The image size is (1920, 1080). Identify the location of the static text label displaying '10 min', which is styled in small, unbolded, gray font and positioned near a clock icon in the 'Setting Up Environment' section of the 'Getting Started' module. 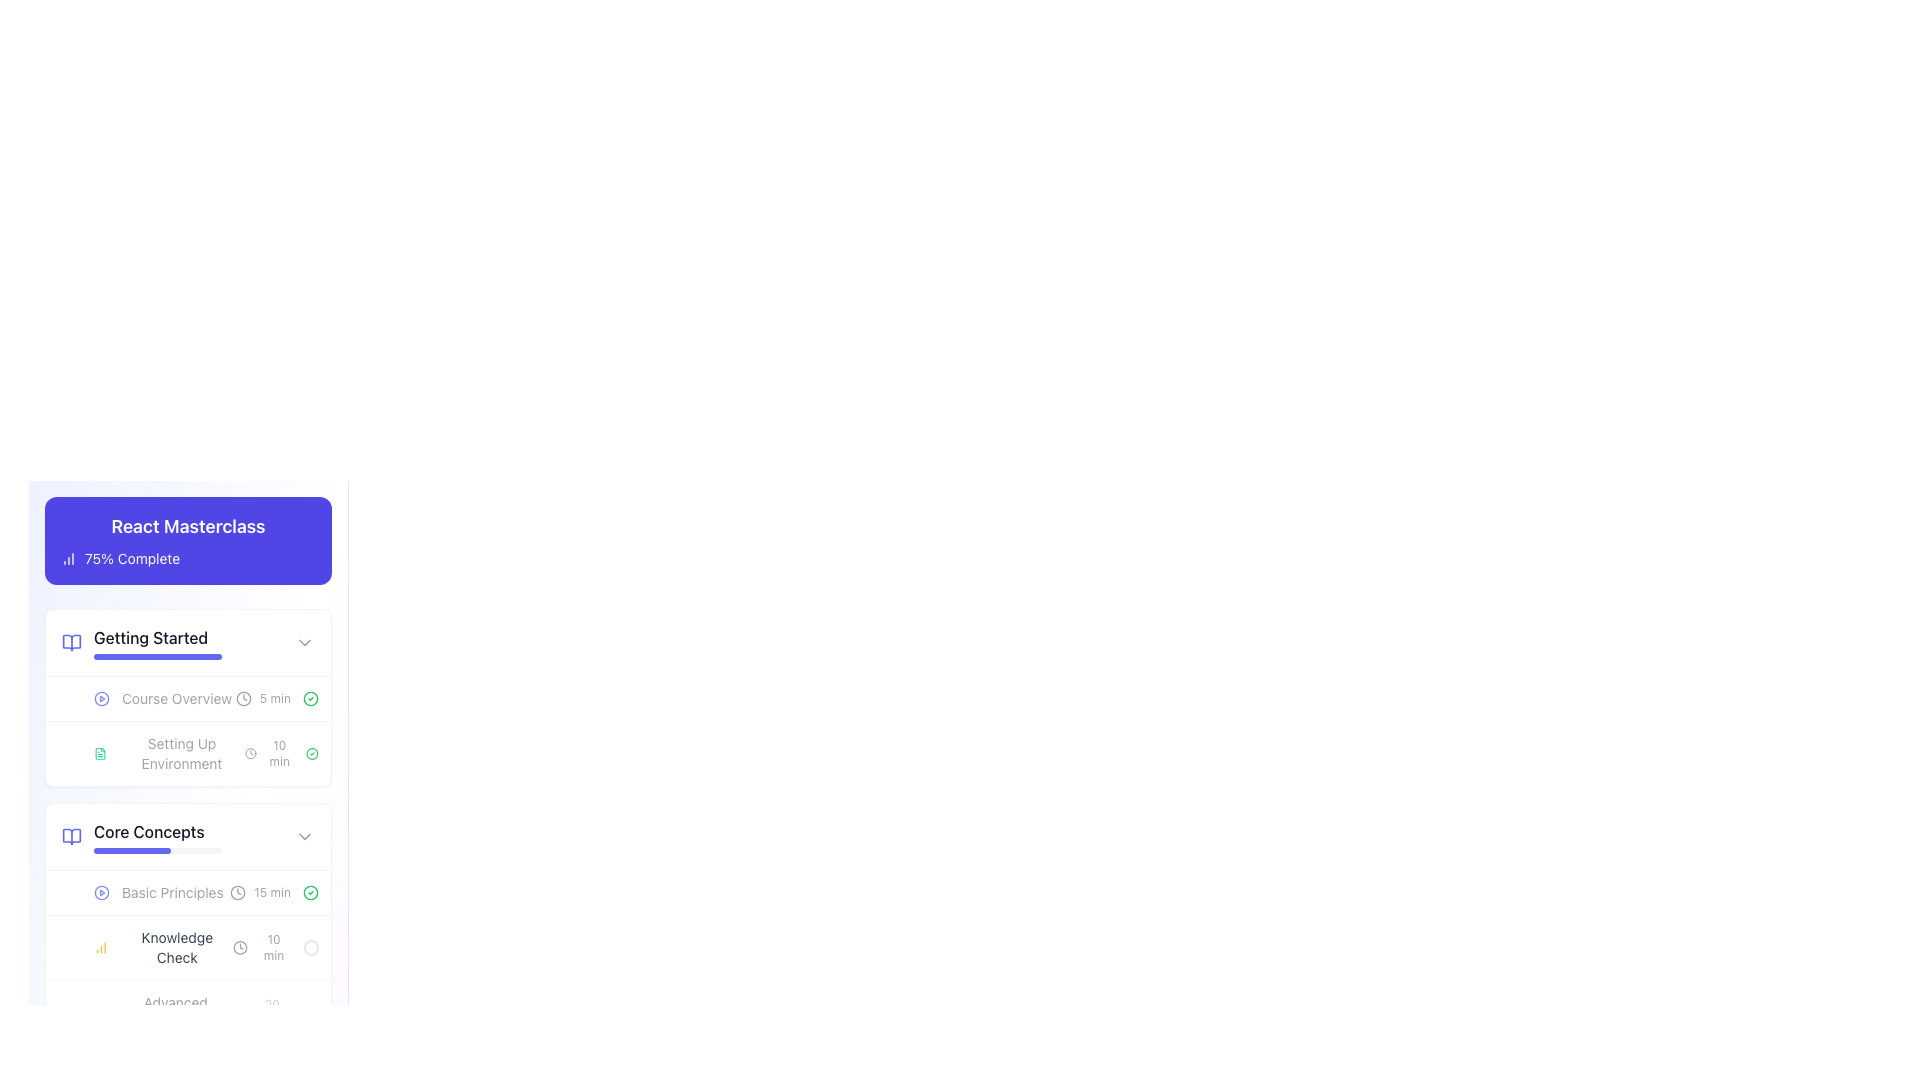
(278, 753).